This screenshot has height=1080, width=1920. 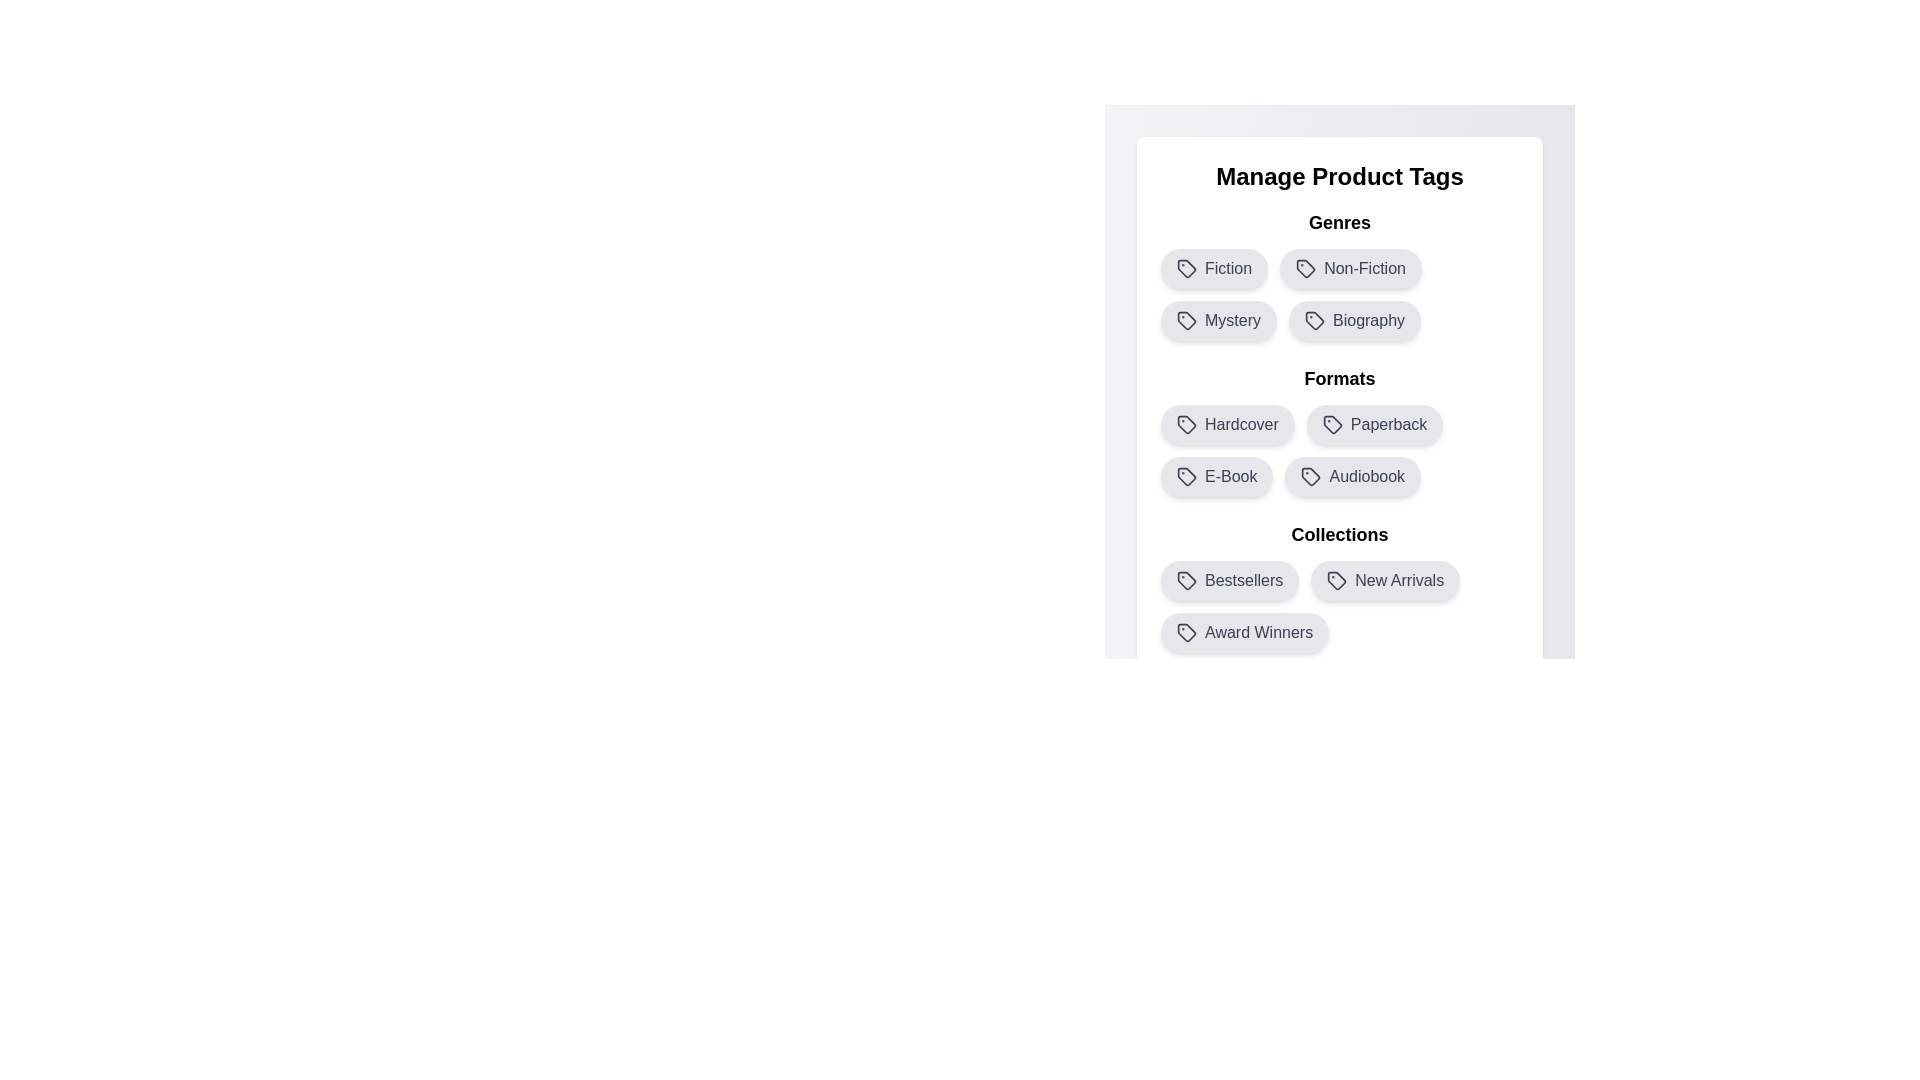 What do you see at coordinates (1186, 477) in the screenshot?
I see `the 'E-Book' icon located in the 'Formats' section, positioned to the left of the 'E-Book' label` at bounding box center [1186, 477].